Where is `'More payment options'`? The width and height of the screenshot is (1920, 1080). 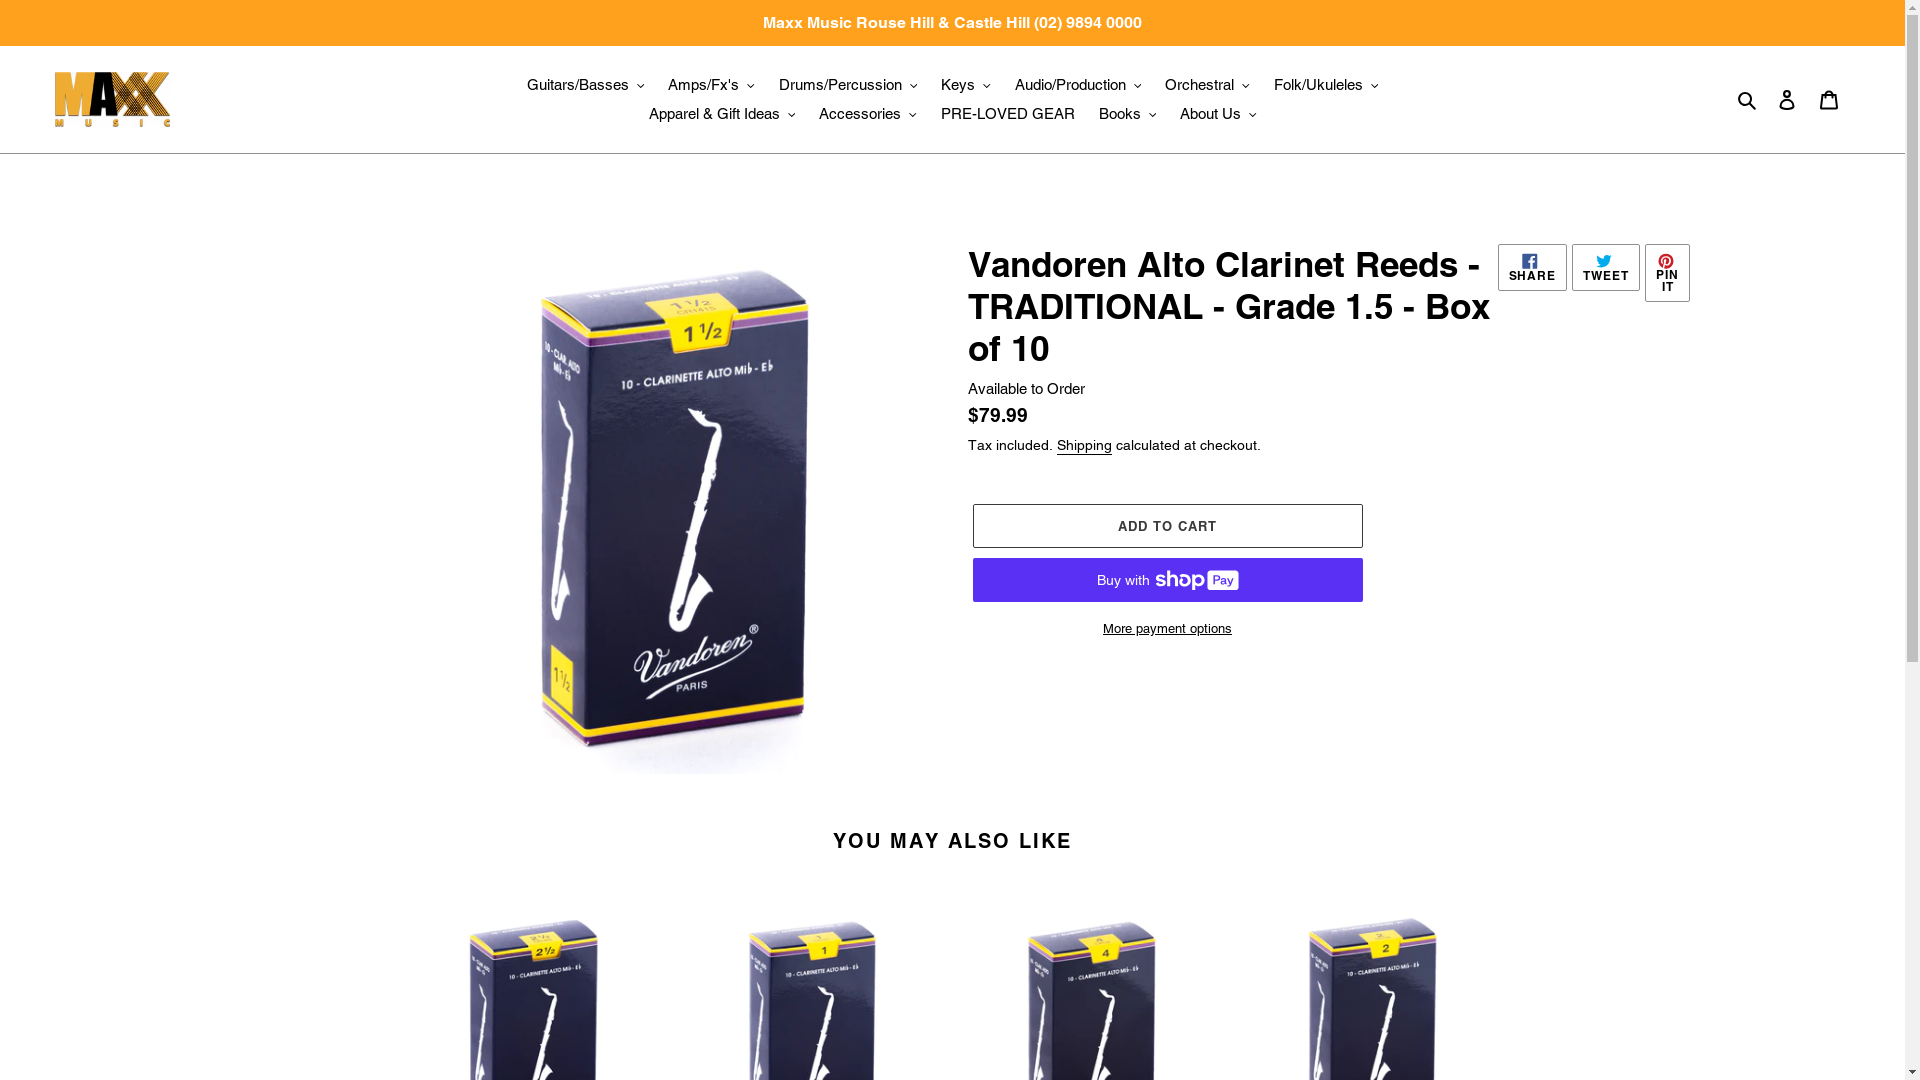 'More payment options' is located at coordinates (1166, 627).